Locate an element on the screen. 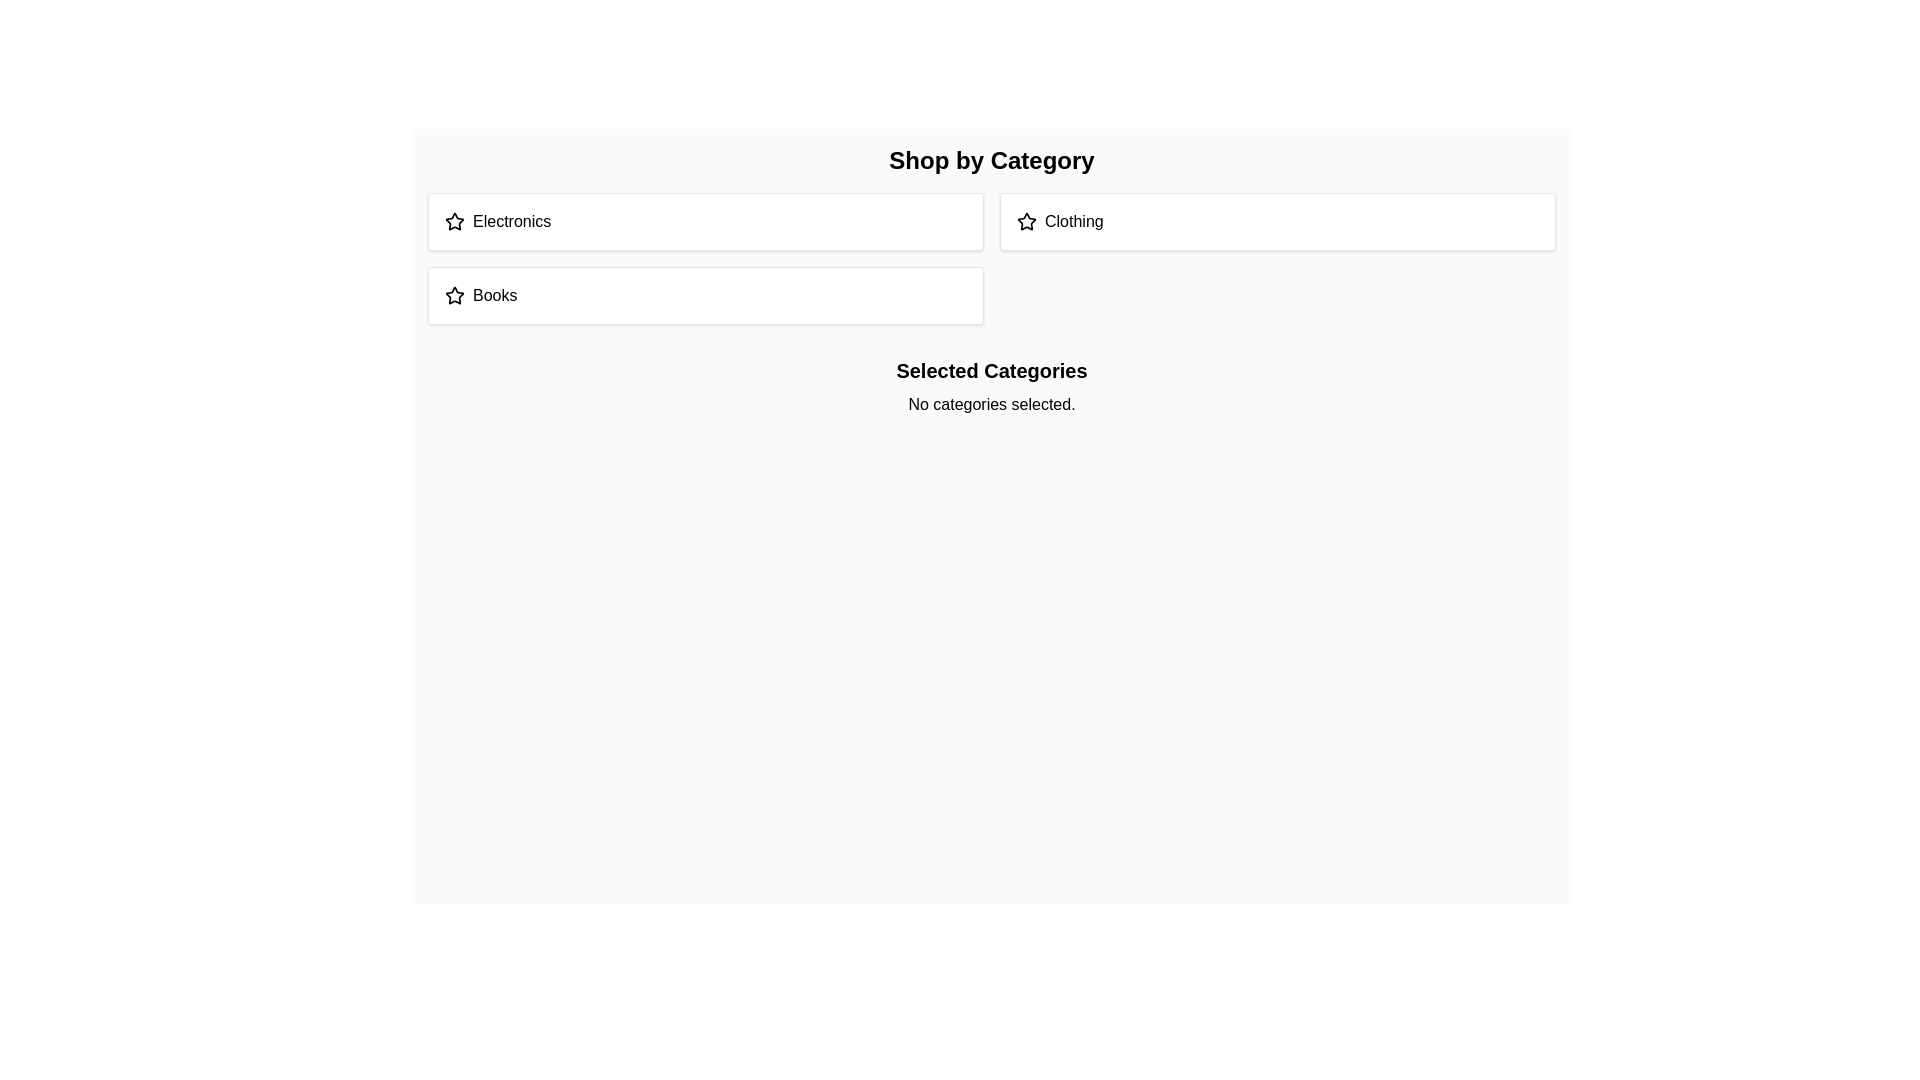  the star-shaped icon with a hollow outline located to the left of the 'Books' button is located at coordinates (454, 296).